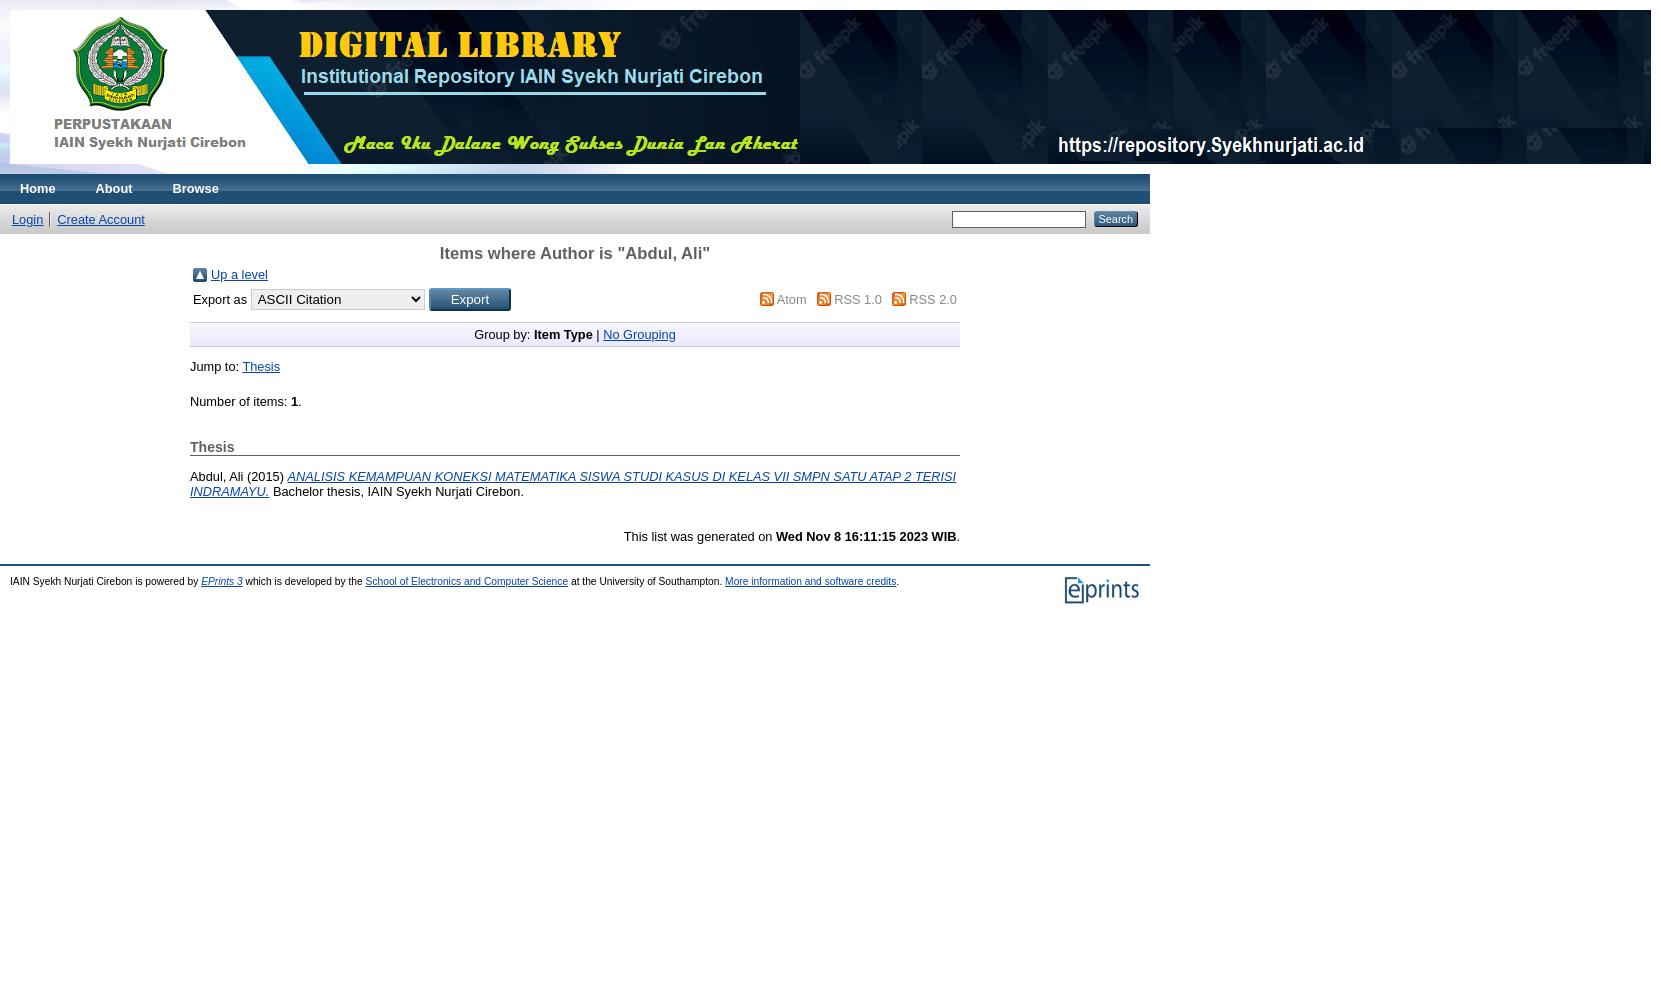 The width and height of the screenshot is (1661, 1000). What do you see at coordinates (395, 489) in the screenshot?
I see `'Bachelor thesis, IAIN Syekh Nurjati Cirebon.'` at bounding box center [395, 489].